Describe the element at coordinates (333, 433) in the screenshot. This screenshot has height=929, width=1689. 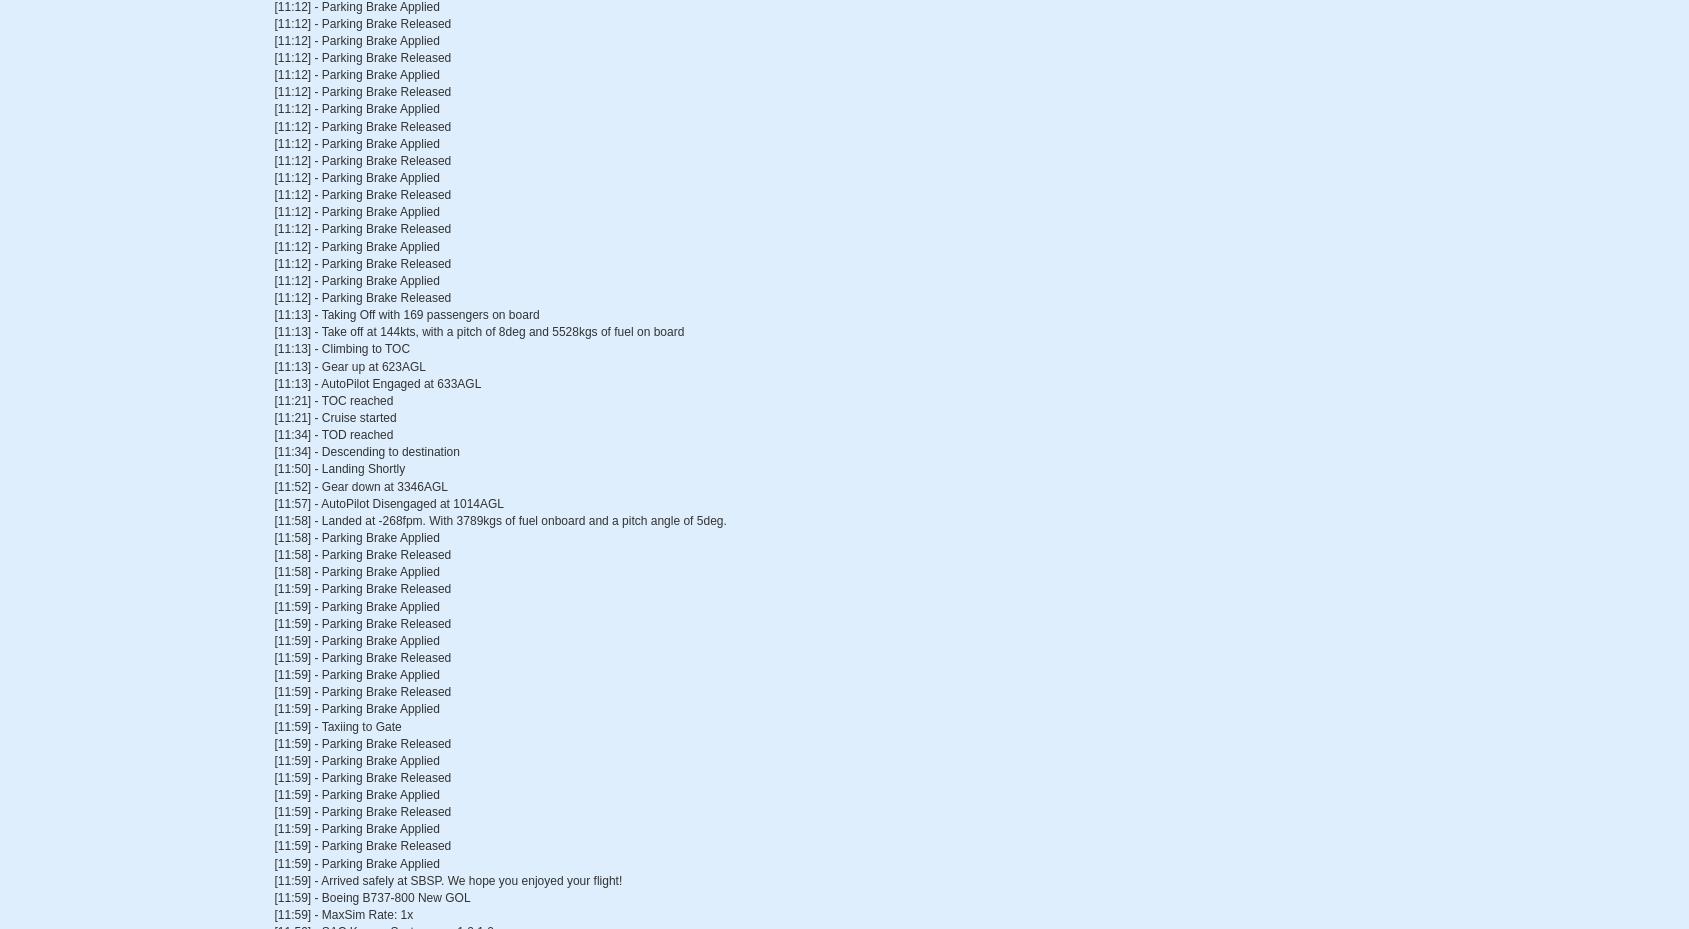
I see `'[11:34] - TOD reached'` at that location.